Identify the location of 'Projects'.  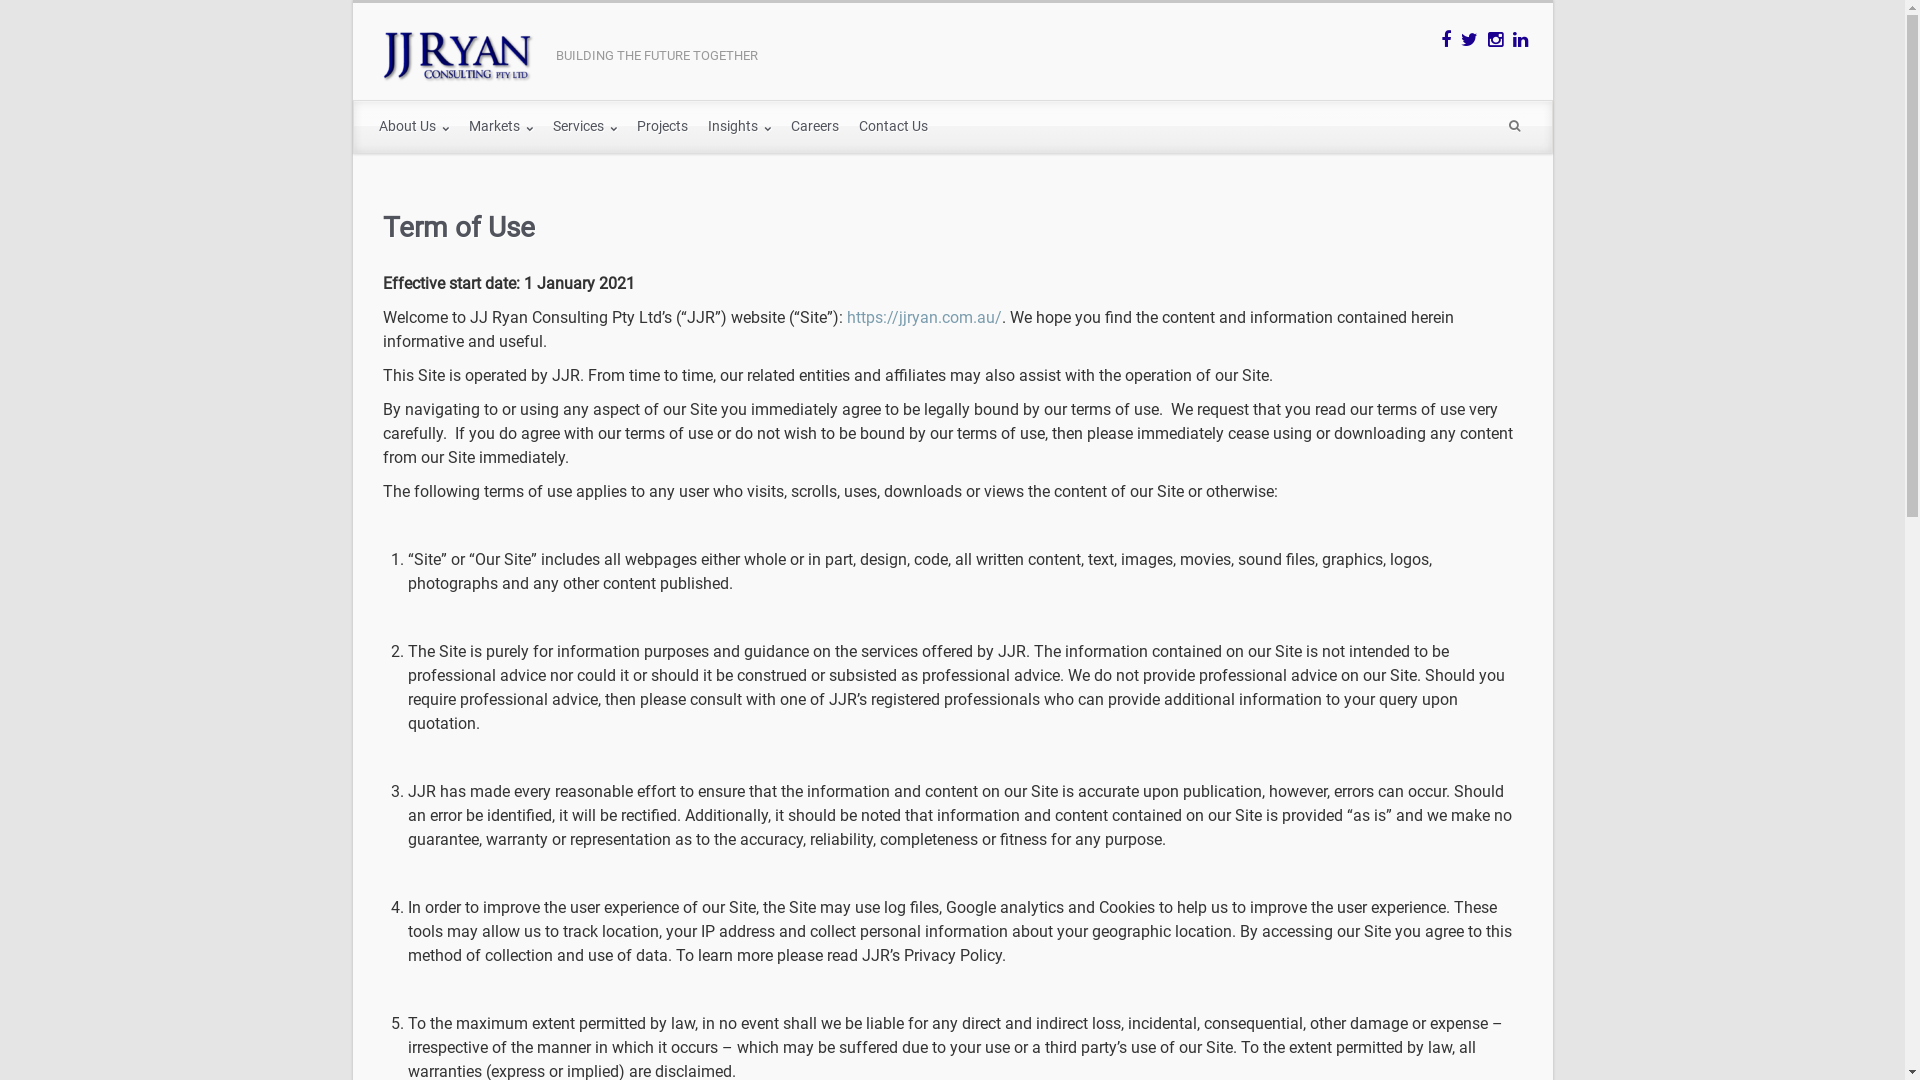
(661, 127).